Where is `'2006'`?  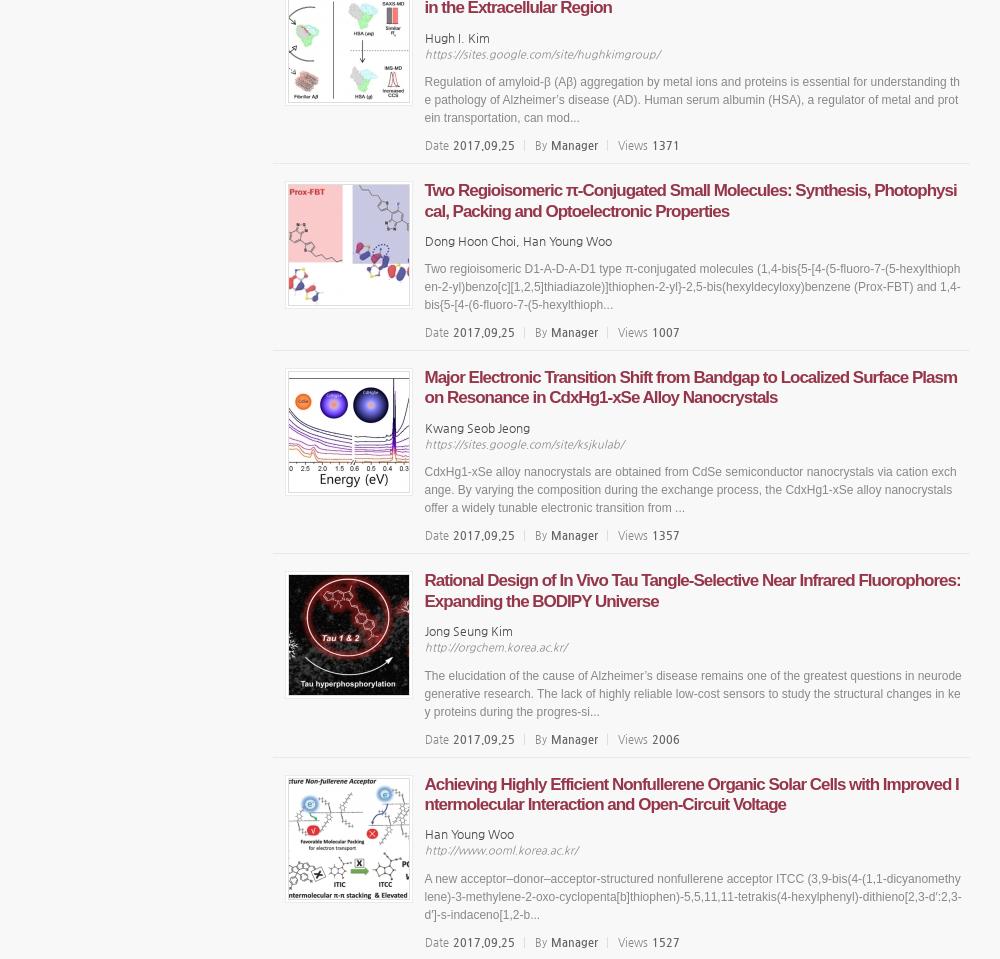 '2006' is located at coordinates (665, 737).